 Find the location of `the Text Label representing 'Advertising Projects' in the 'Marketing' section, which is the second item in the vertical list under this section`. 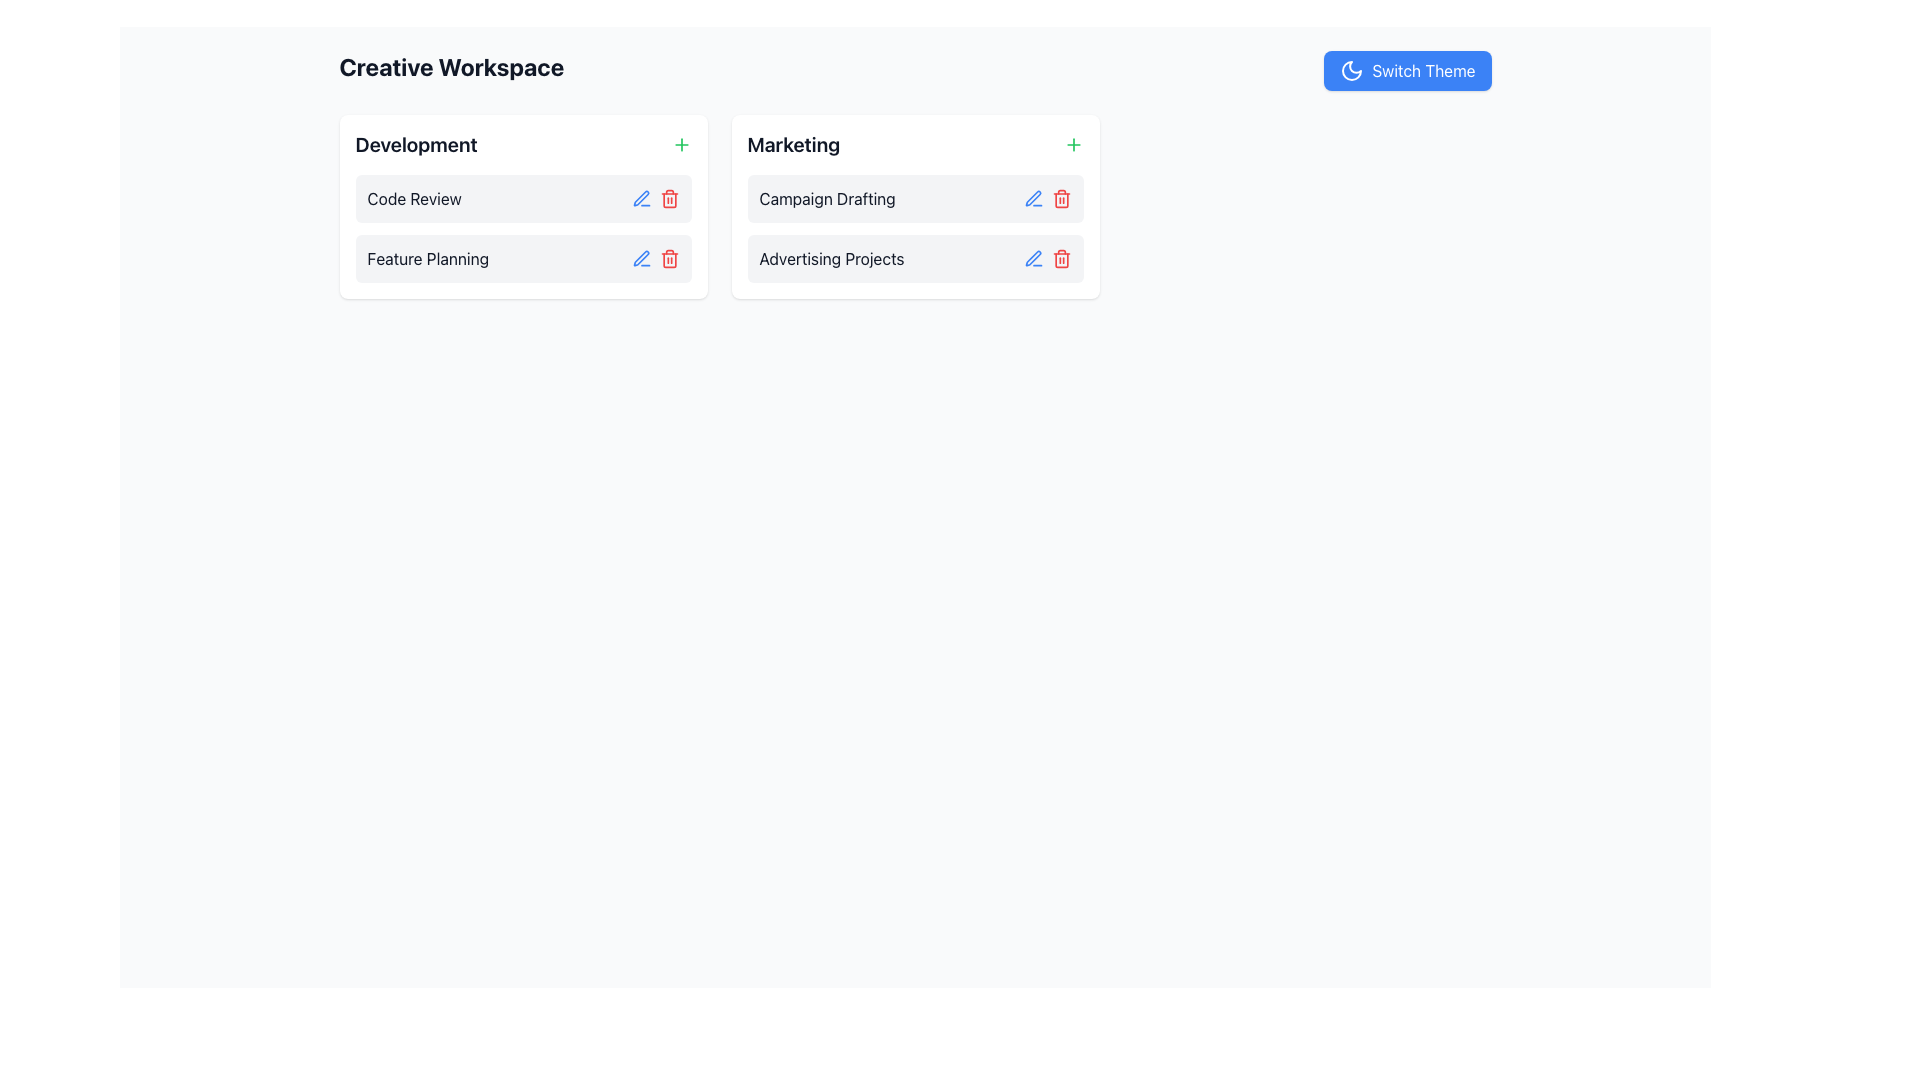

the Text Label representing 'Advertising Projects' in the 'Marketing' section, which is the second item in the vertical list under this section is located at coordinates (831, 257).